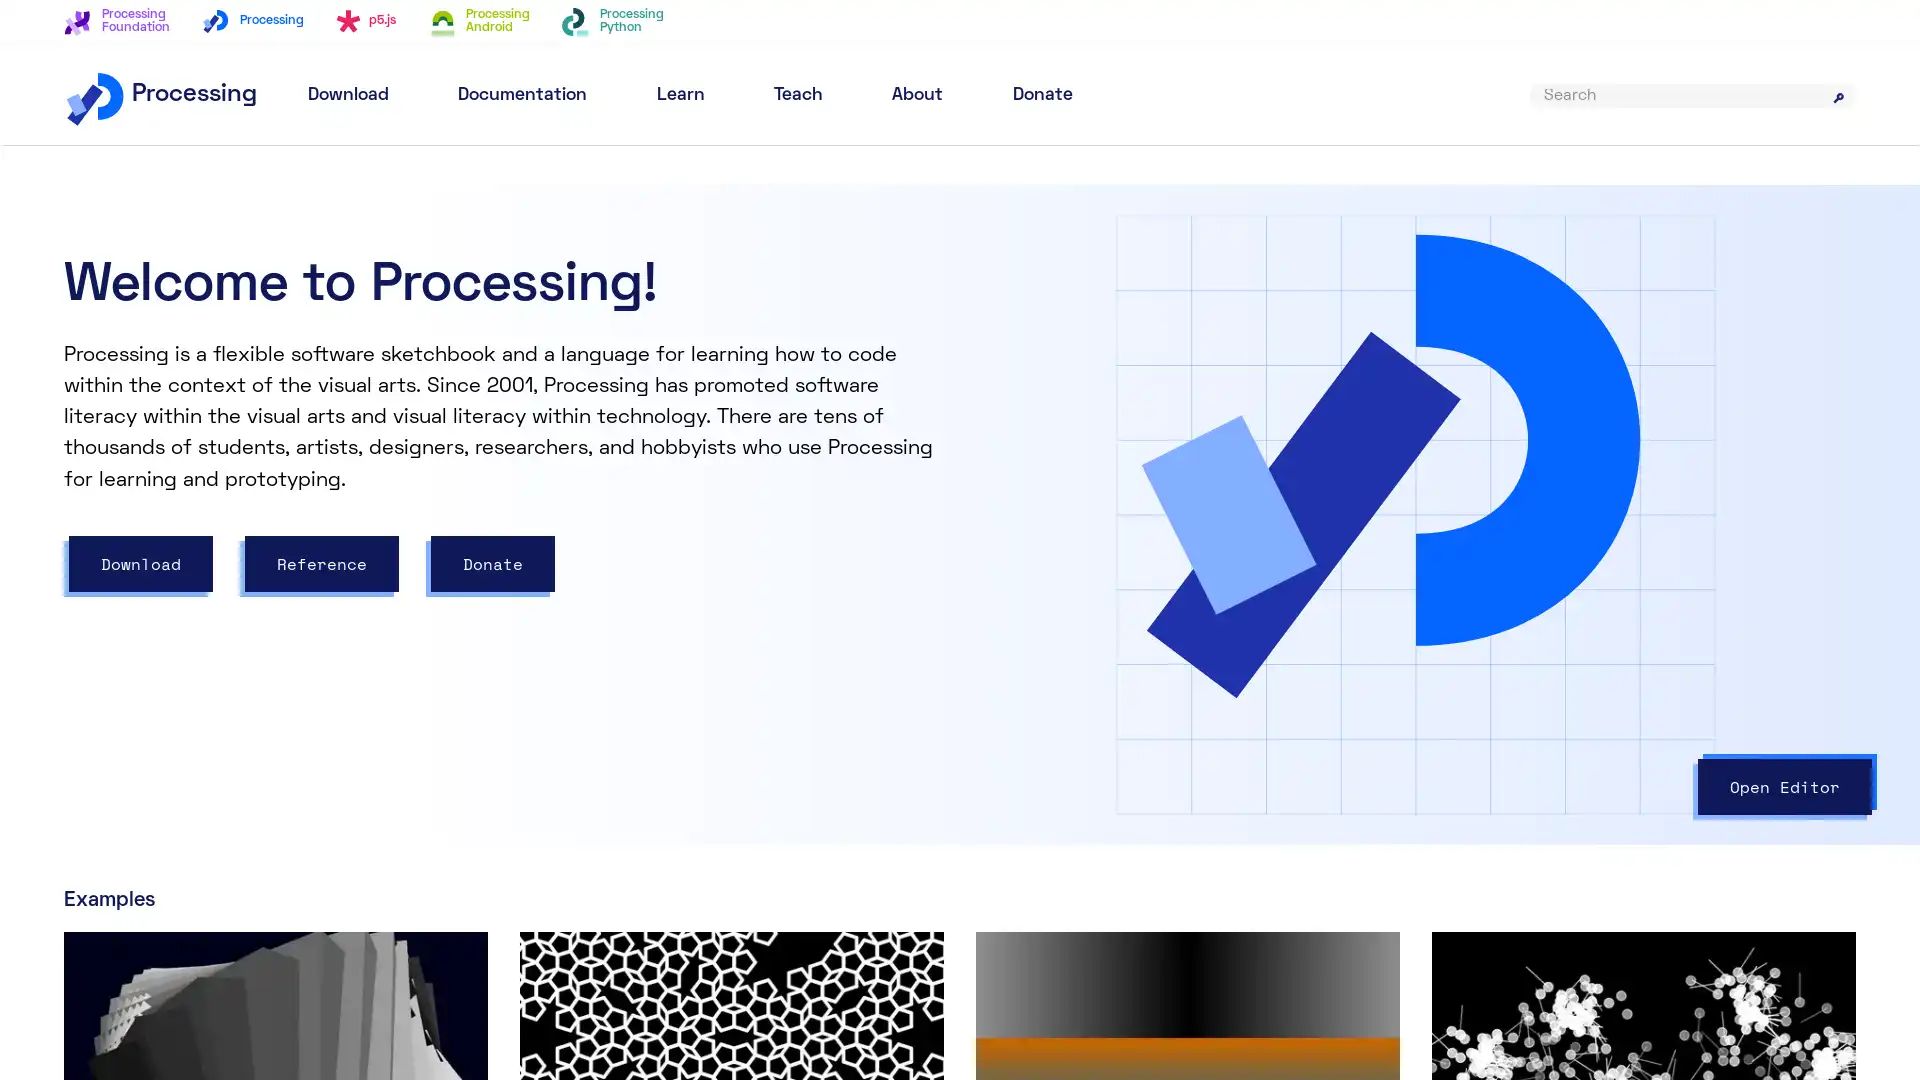 The width and height of the screenshot is (1920, 1080). Describe the element at coordinates (1130, 616) in the screenshot. I see `change position` at that location.